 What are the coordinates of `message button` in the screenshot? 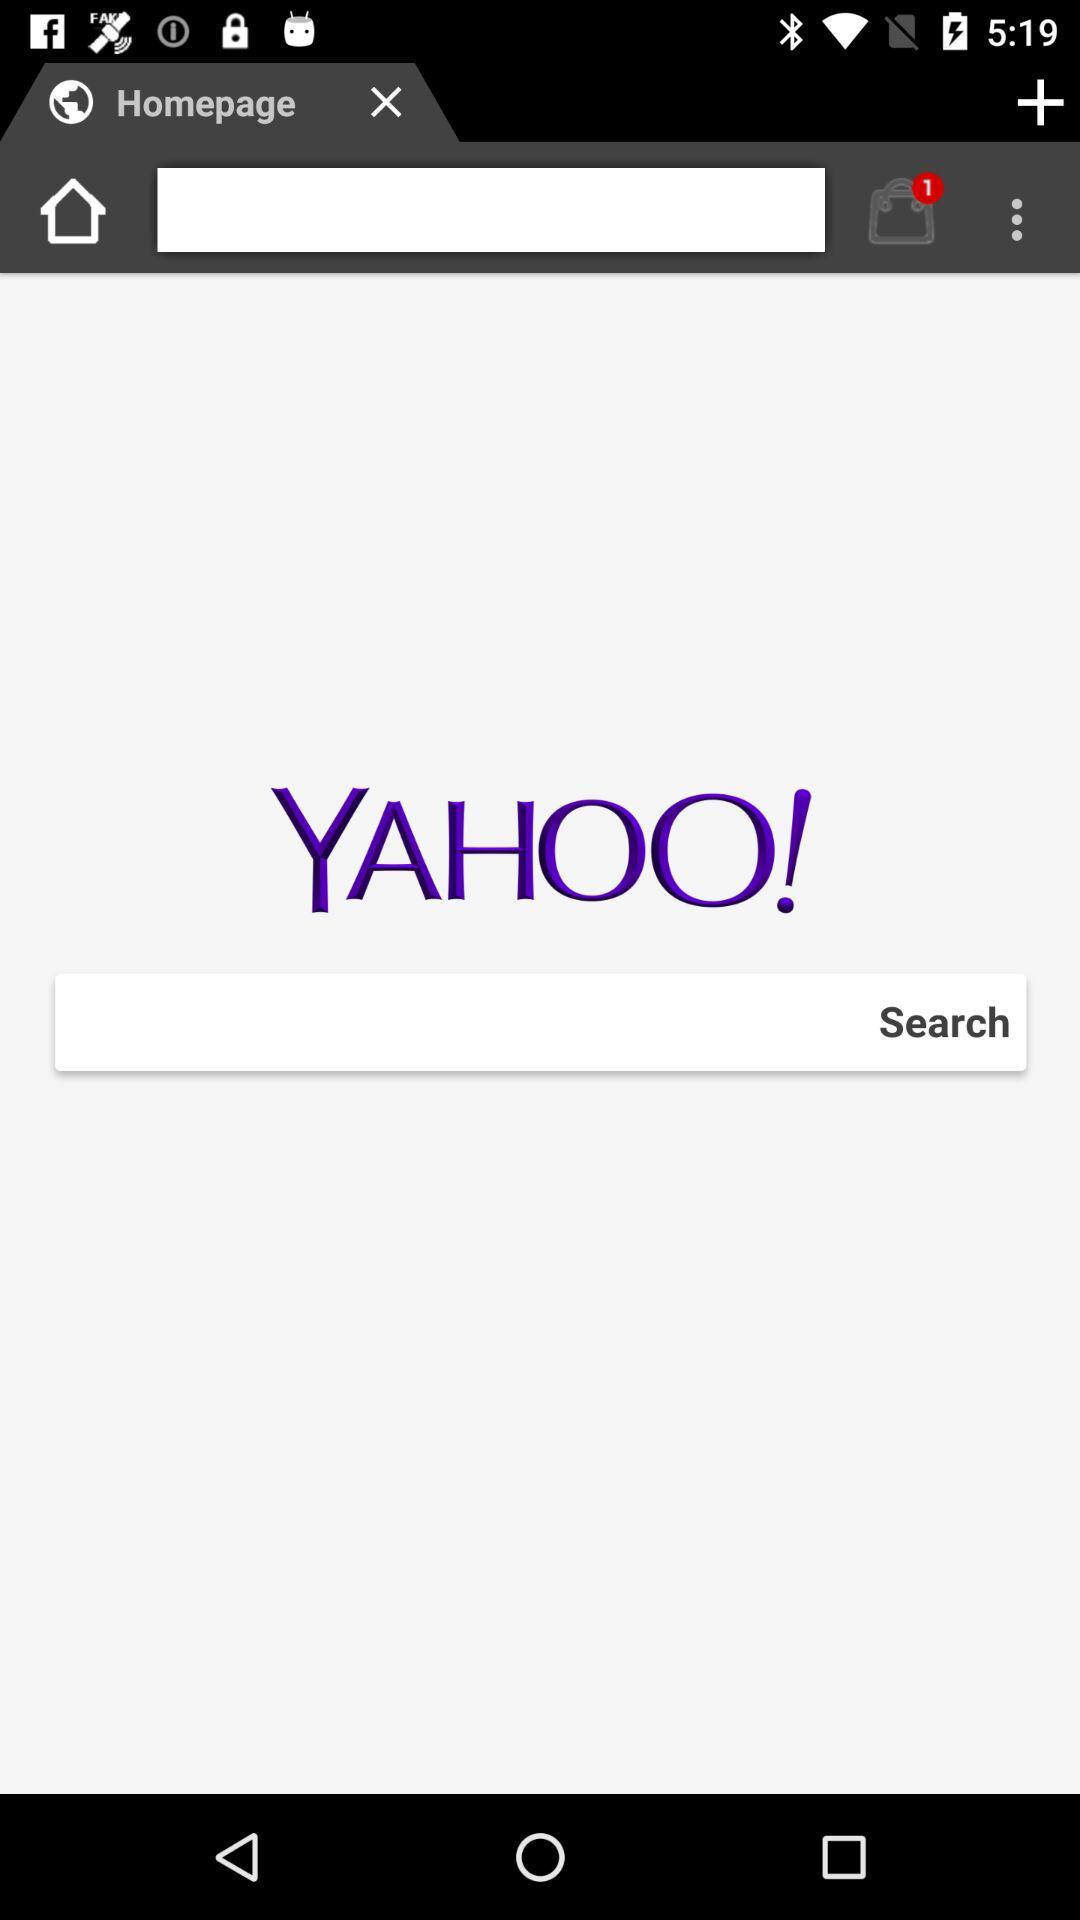 It's located at (901, 210).